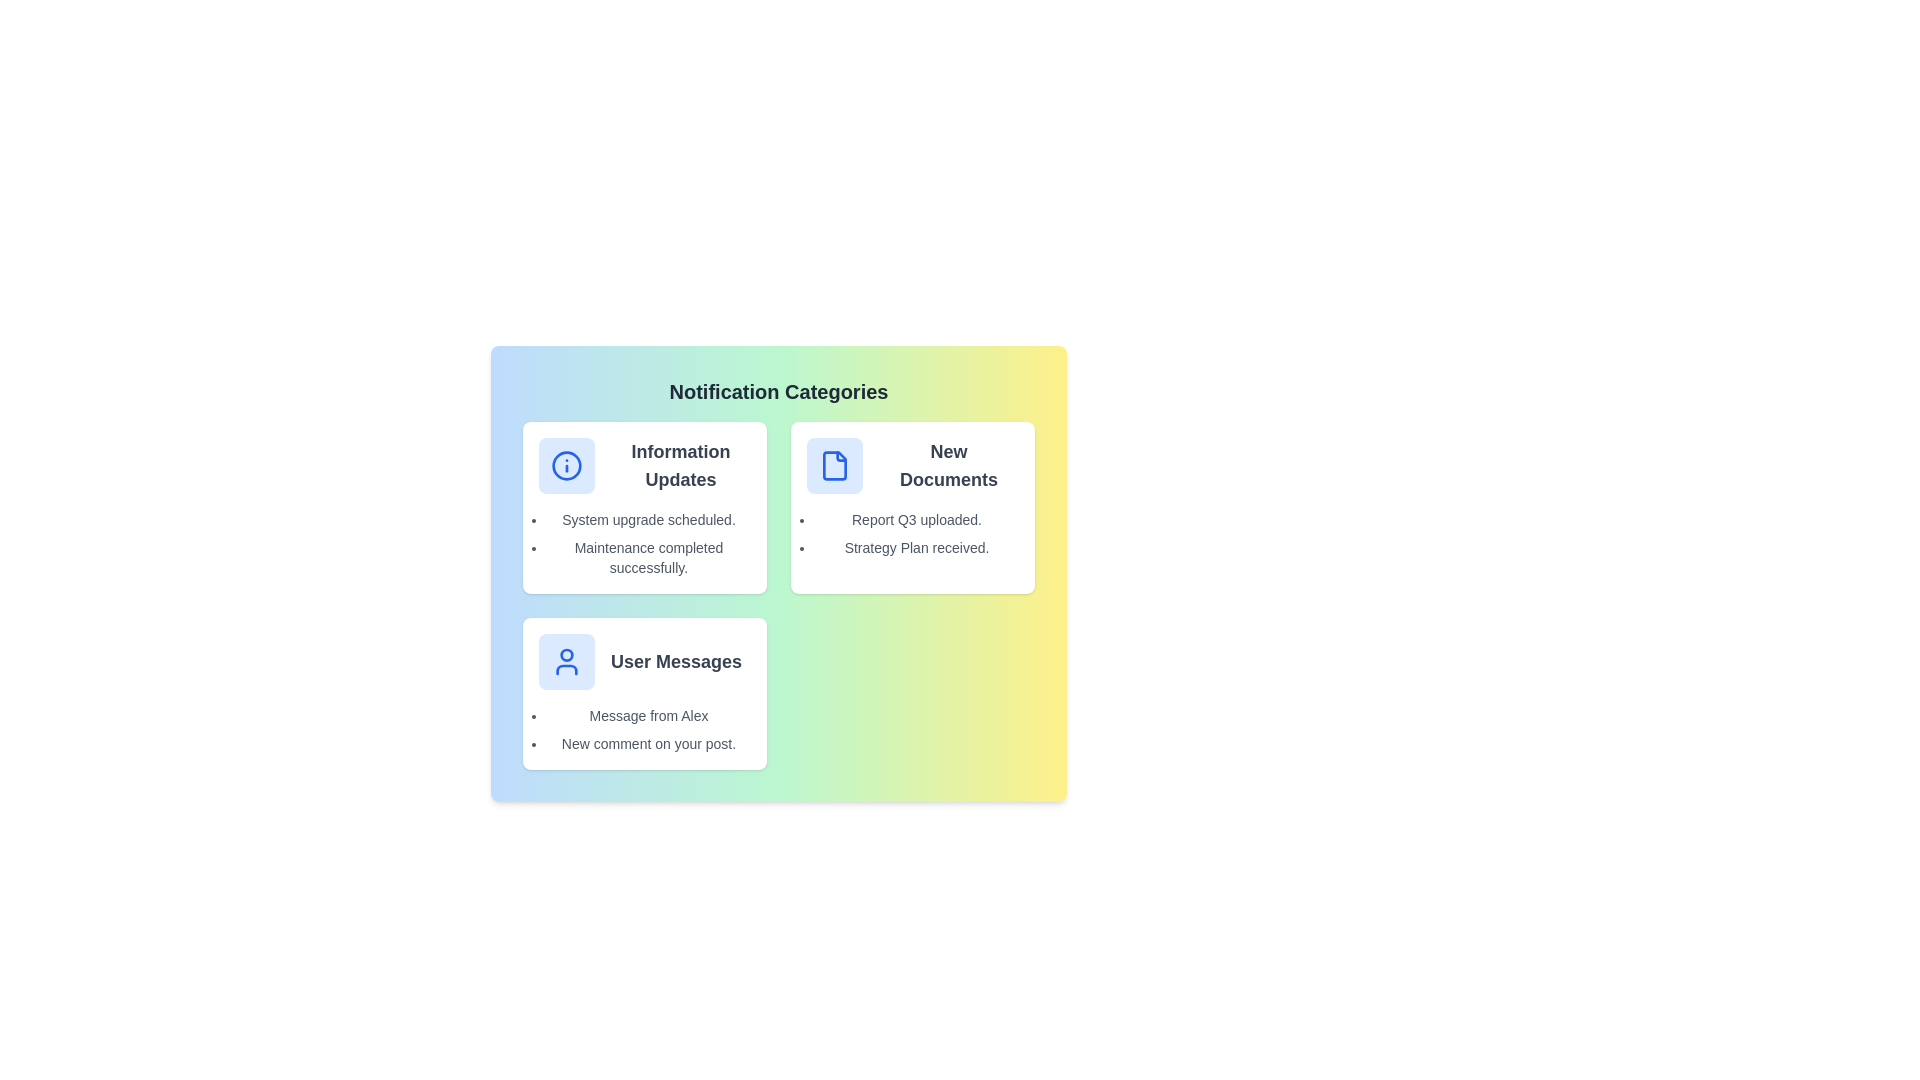 The height and width of the screenshot is (1080, 1920). I want to click on the notification text 'Message from Alex' to show the context menu, so click(648, 715).